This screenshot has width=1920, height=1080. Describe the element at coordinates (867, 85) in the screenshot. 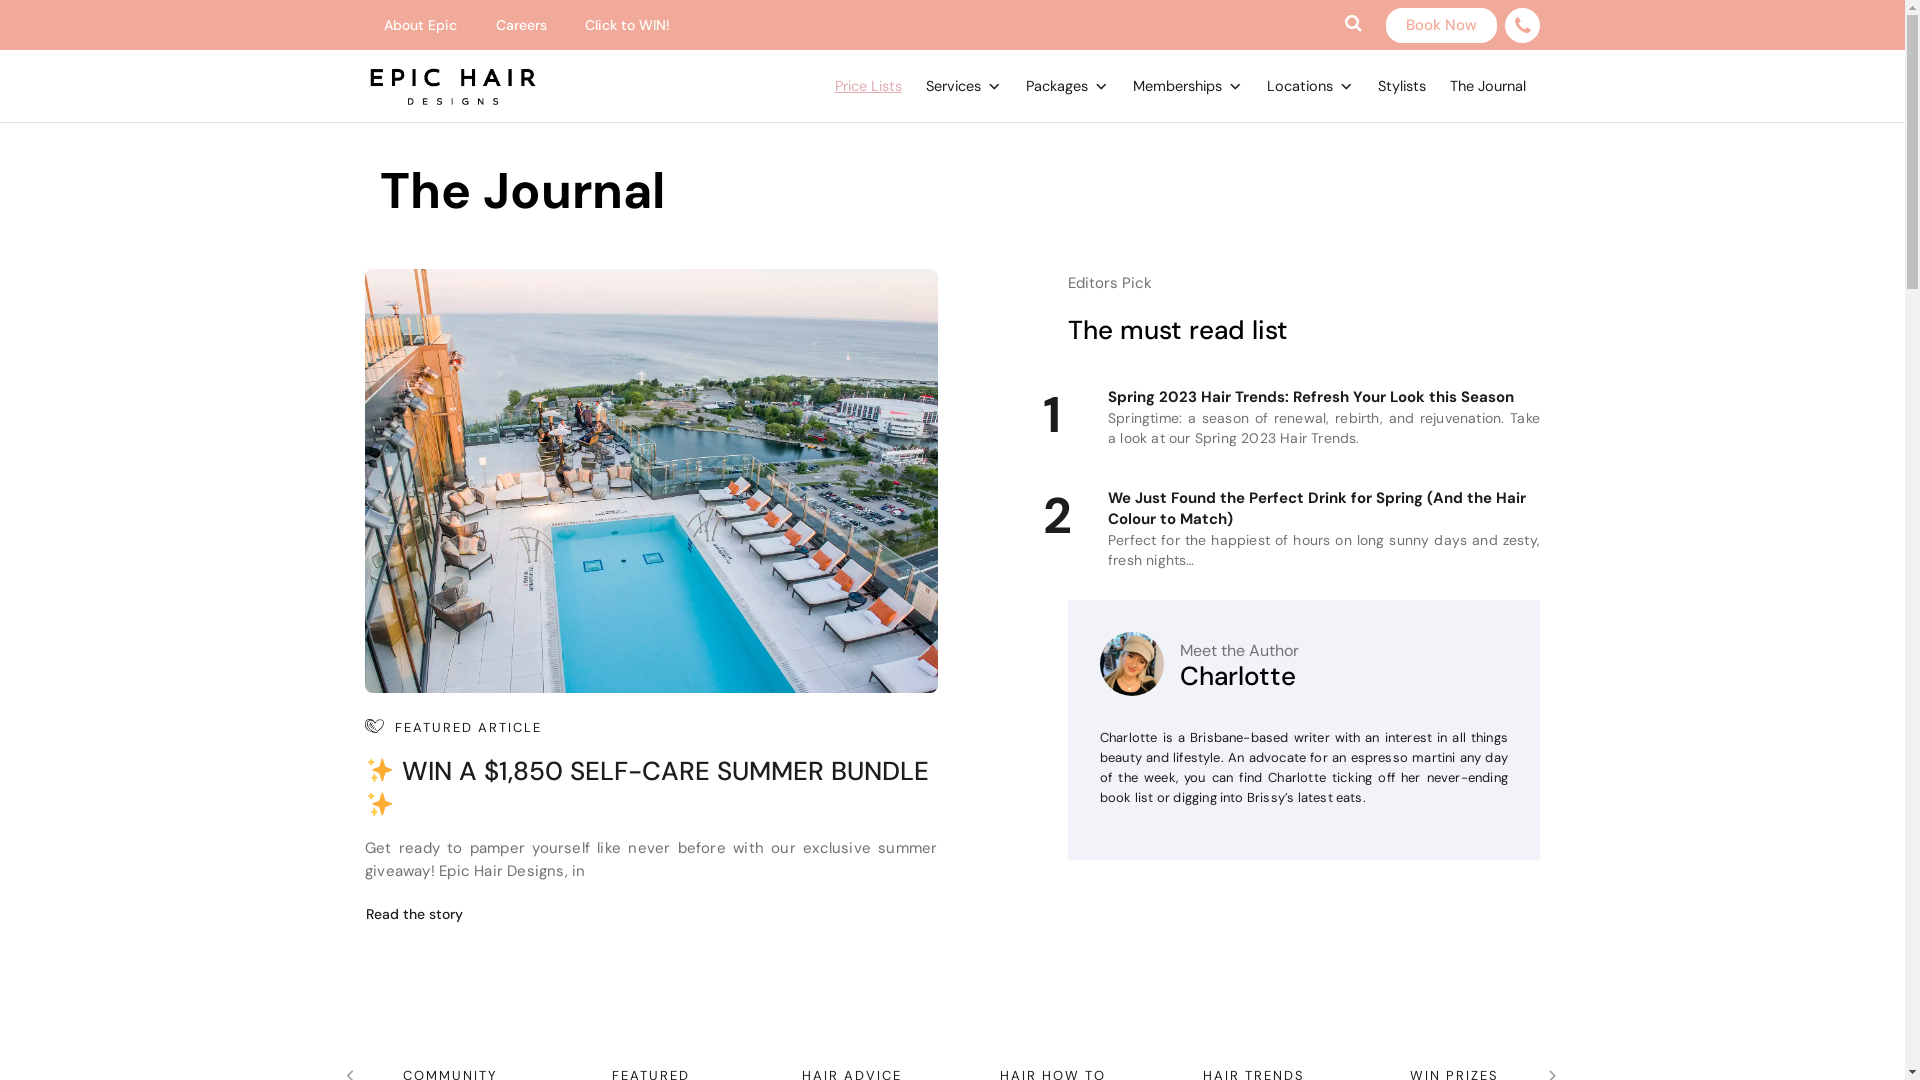

I see `'Price Lists'` at that location.